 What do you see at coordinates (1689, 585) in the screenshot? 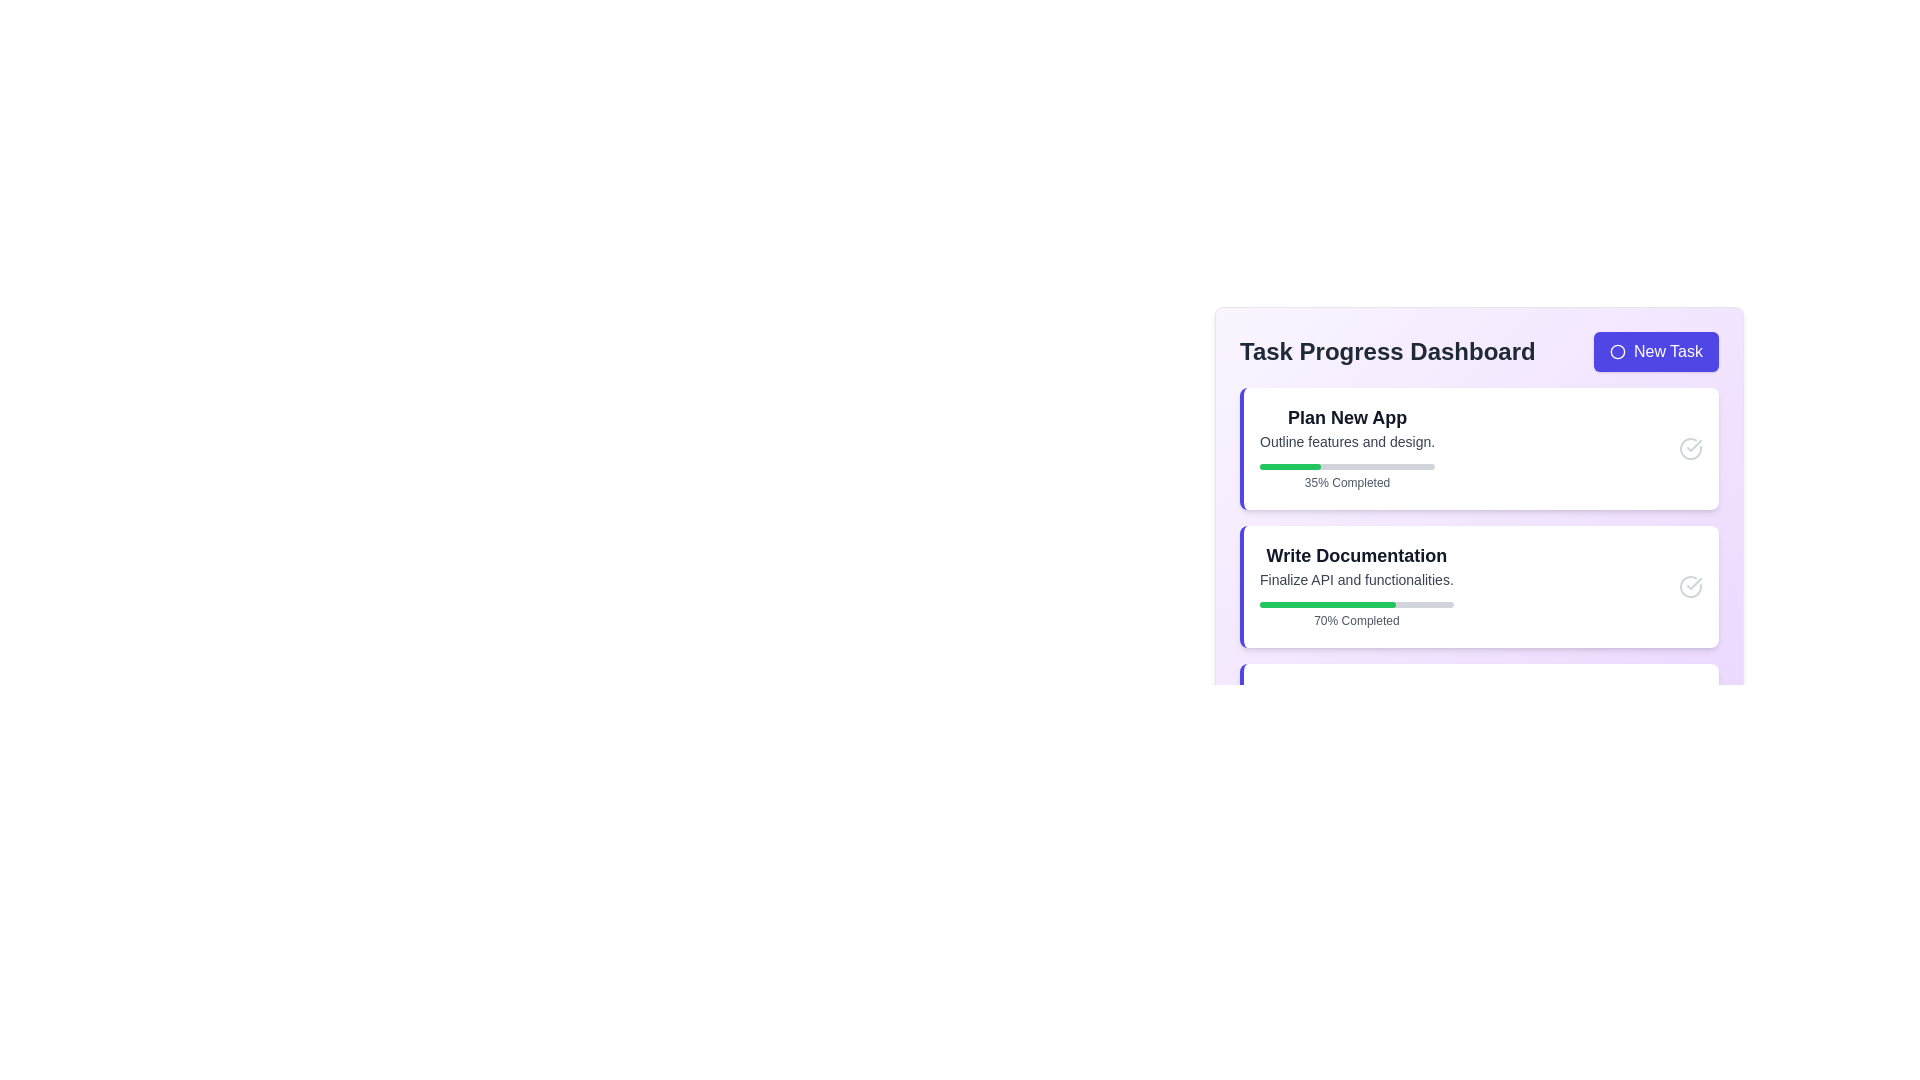
I see `the completion status icon located in the rightmost area of the 'Write Documentation' task card, aligned horizontally with the task's title and description text` at bounding box center [1689, 585].